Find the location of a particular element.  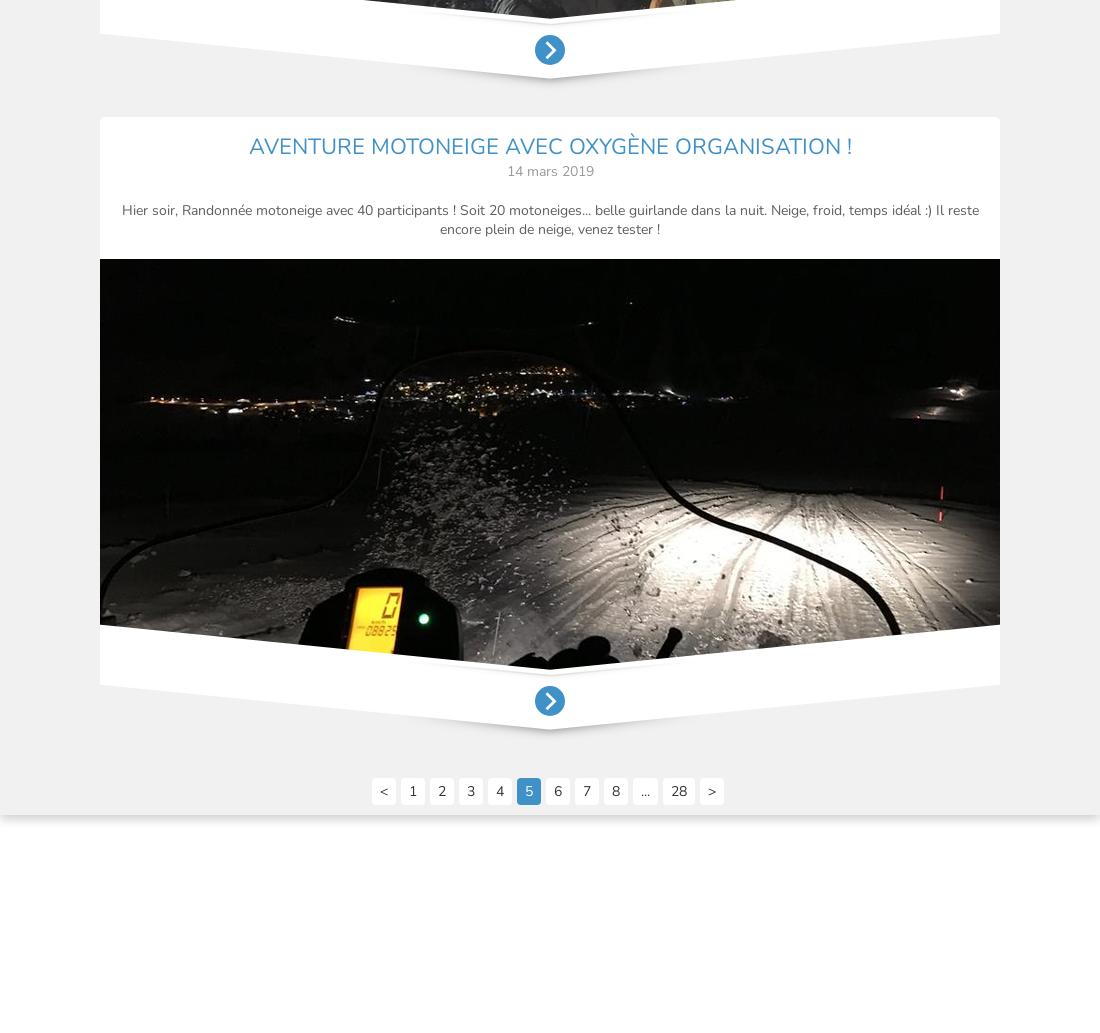

'7' is located at coordinates (581, 790).